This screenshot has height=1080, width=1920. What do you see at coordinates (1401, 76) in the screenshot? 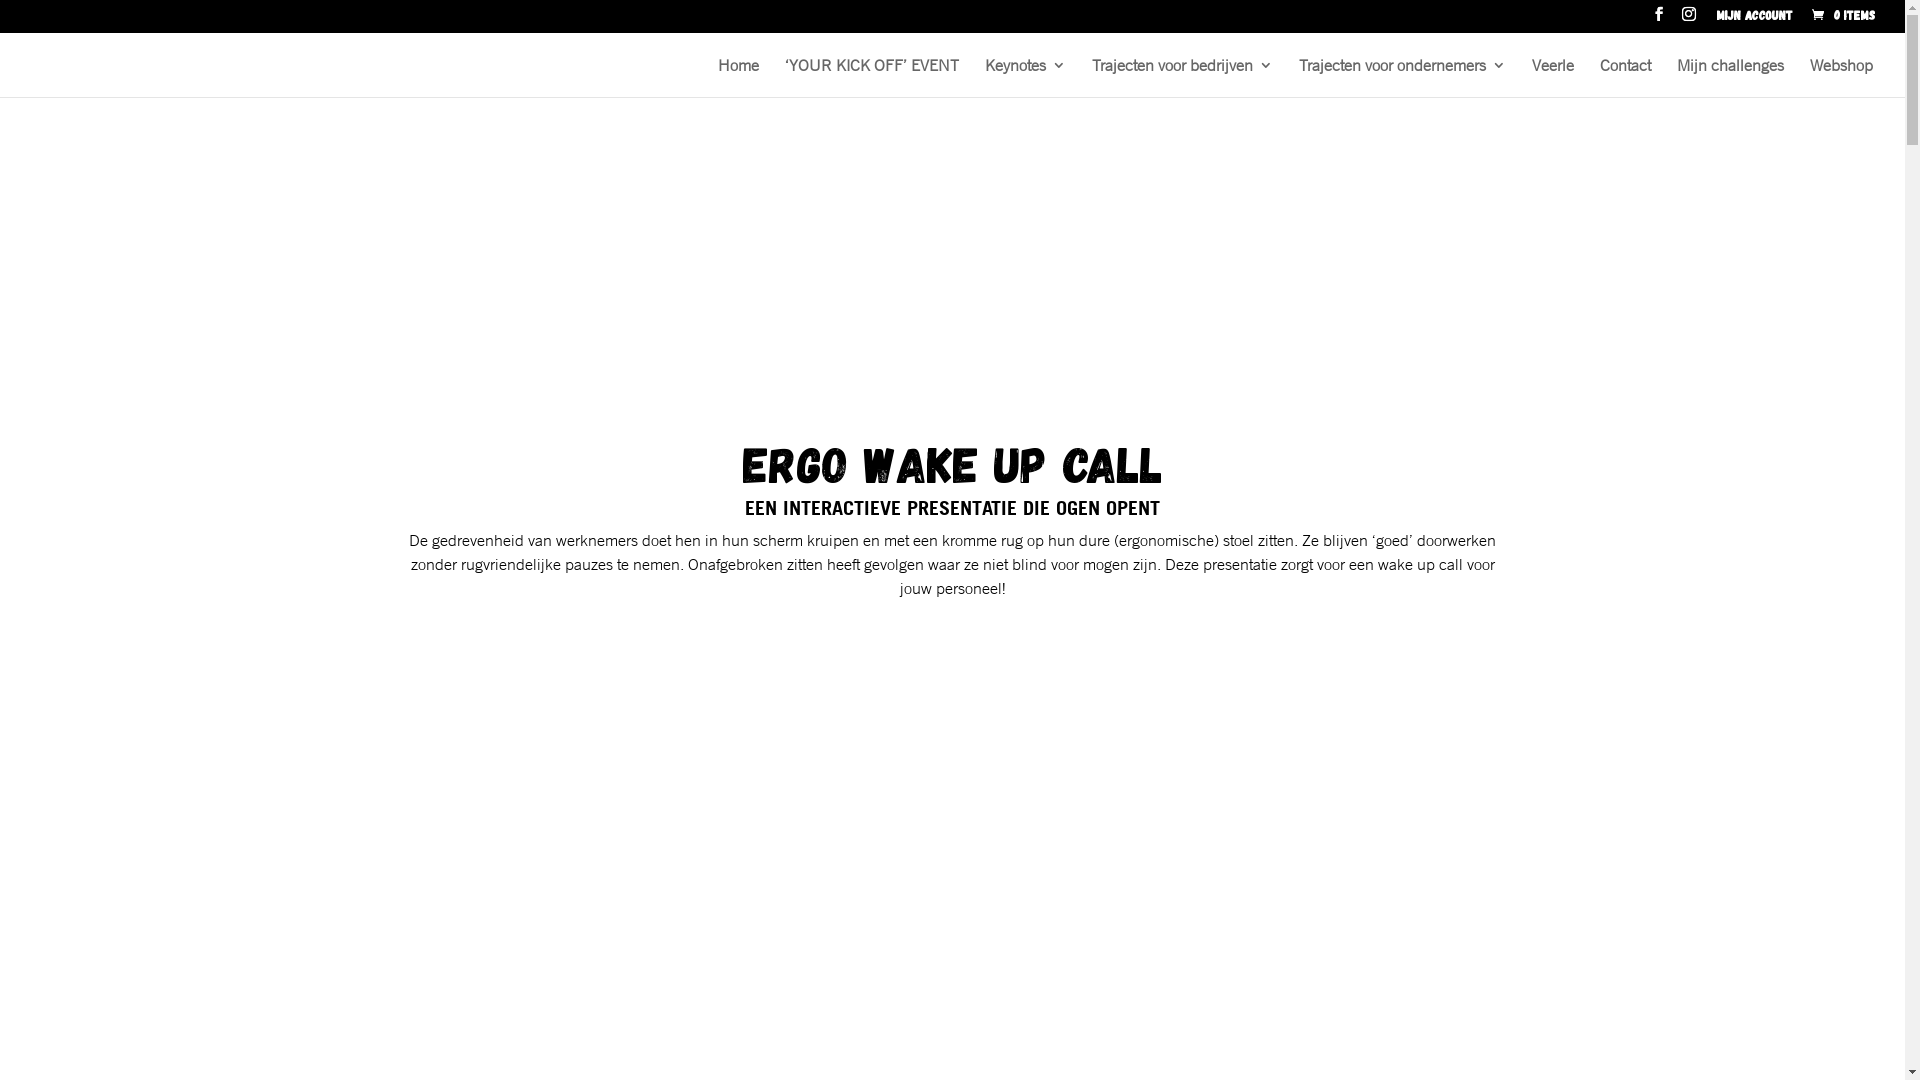
I see `'Trajecten voor ondernemers'` at bounding box center [1401, 76].